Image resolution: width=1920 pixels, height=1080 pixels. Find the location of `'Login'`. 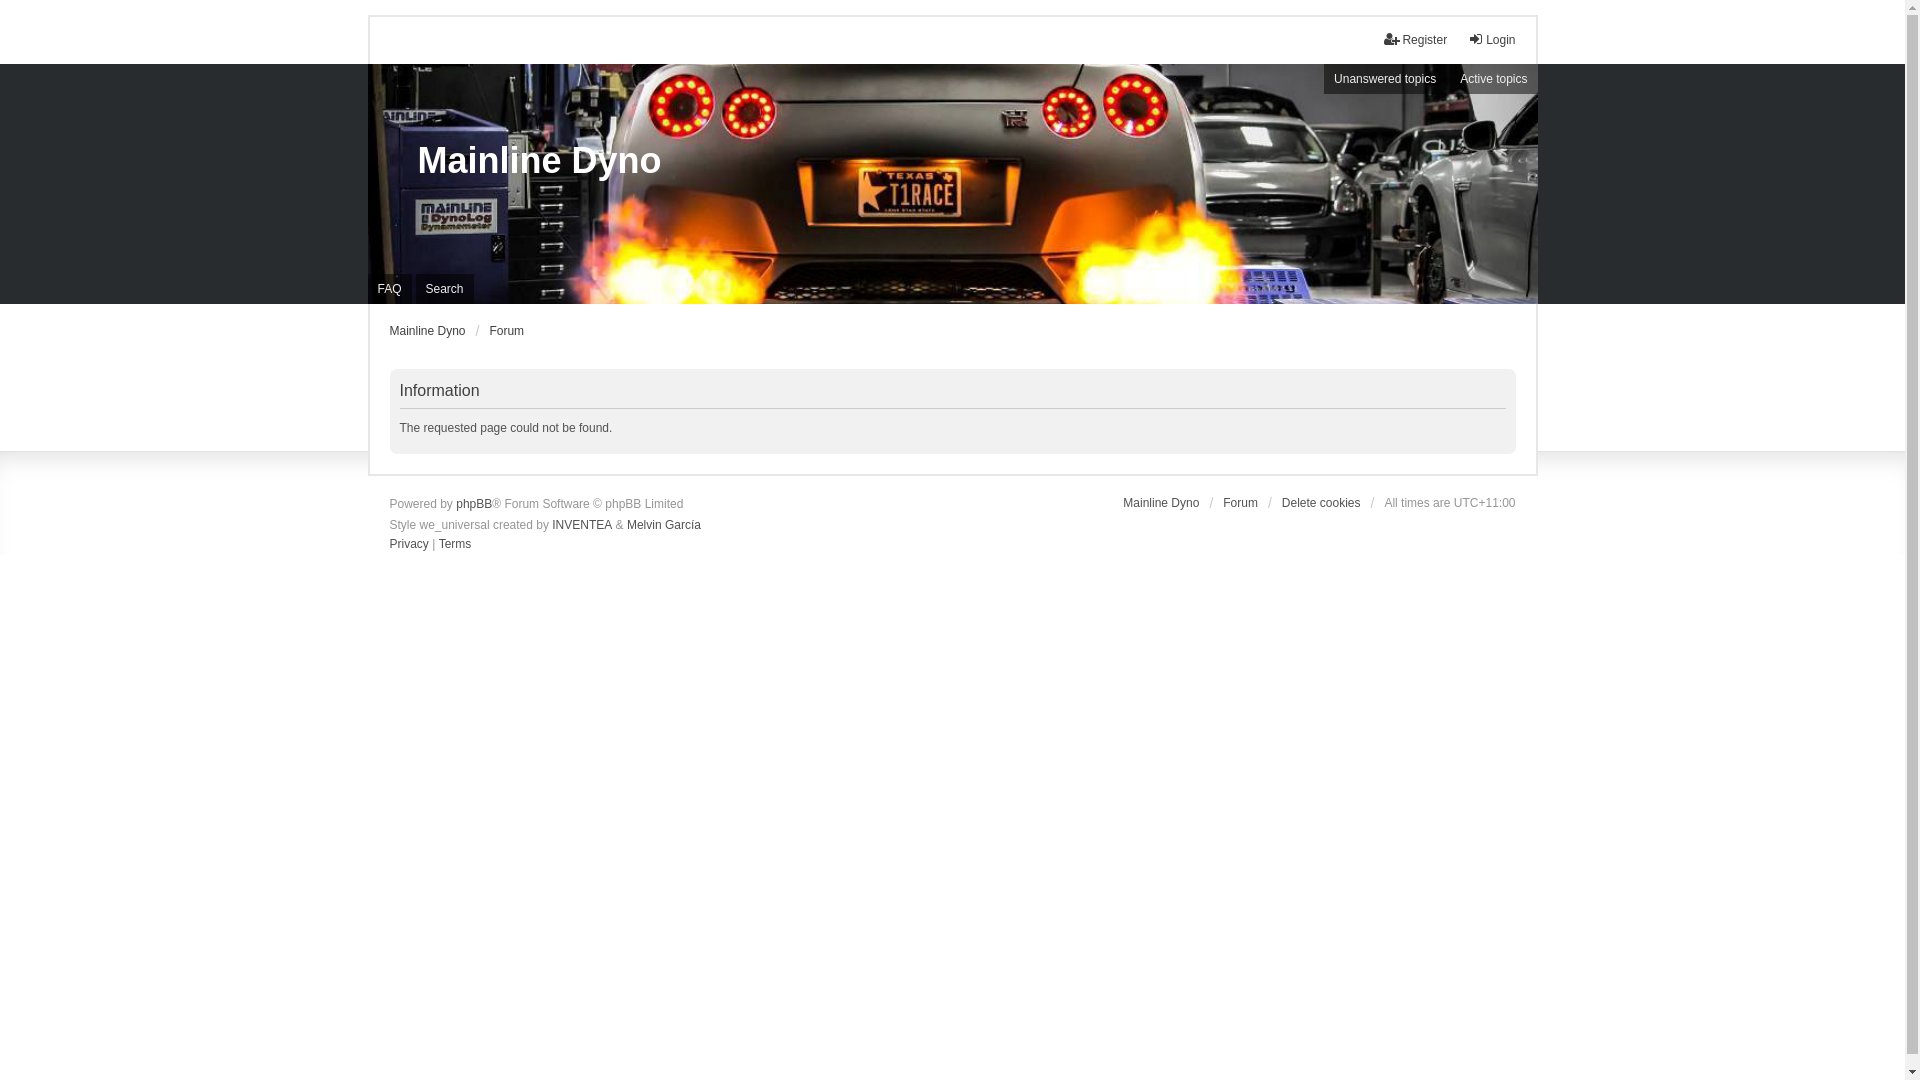

'Login' is located at coordinates (1491, 39).